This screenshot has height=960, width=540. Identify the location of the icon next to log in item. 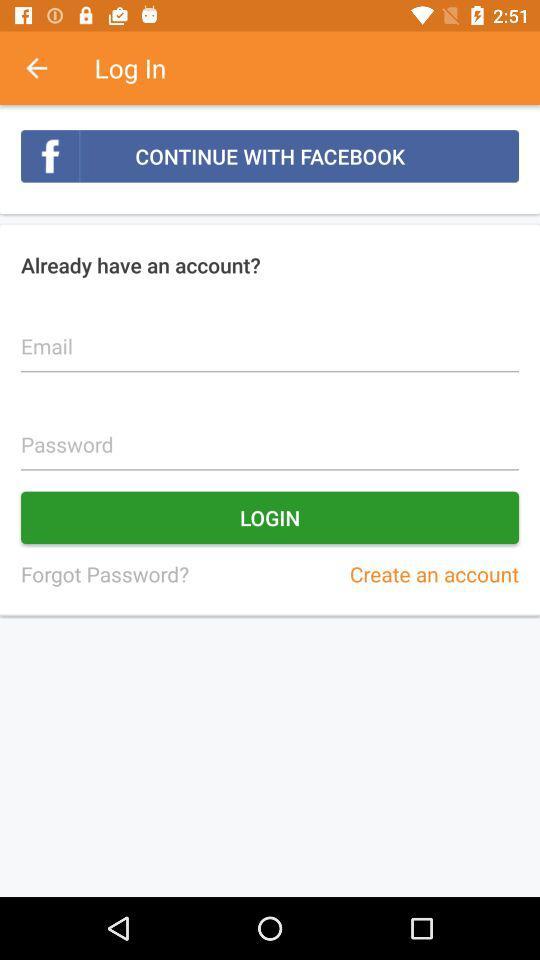
(47, 68).